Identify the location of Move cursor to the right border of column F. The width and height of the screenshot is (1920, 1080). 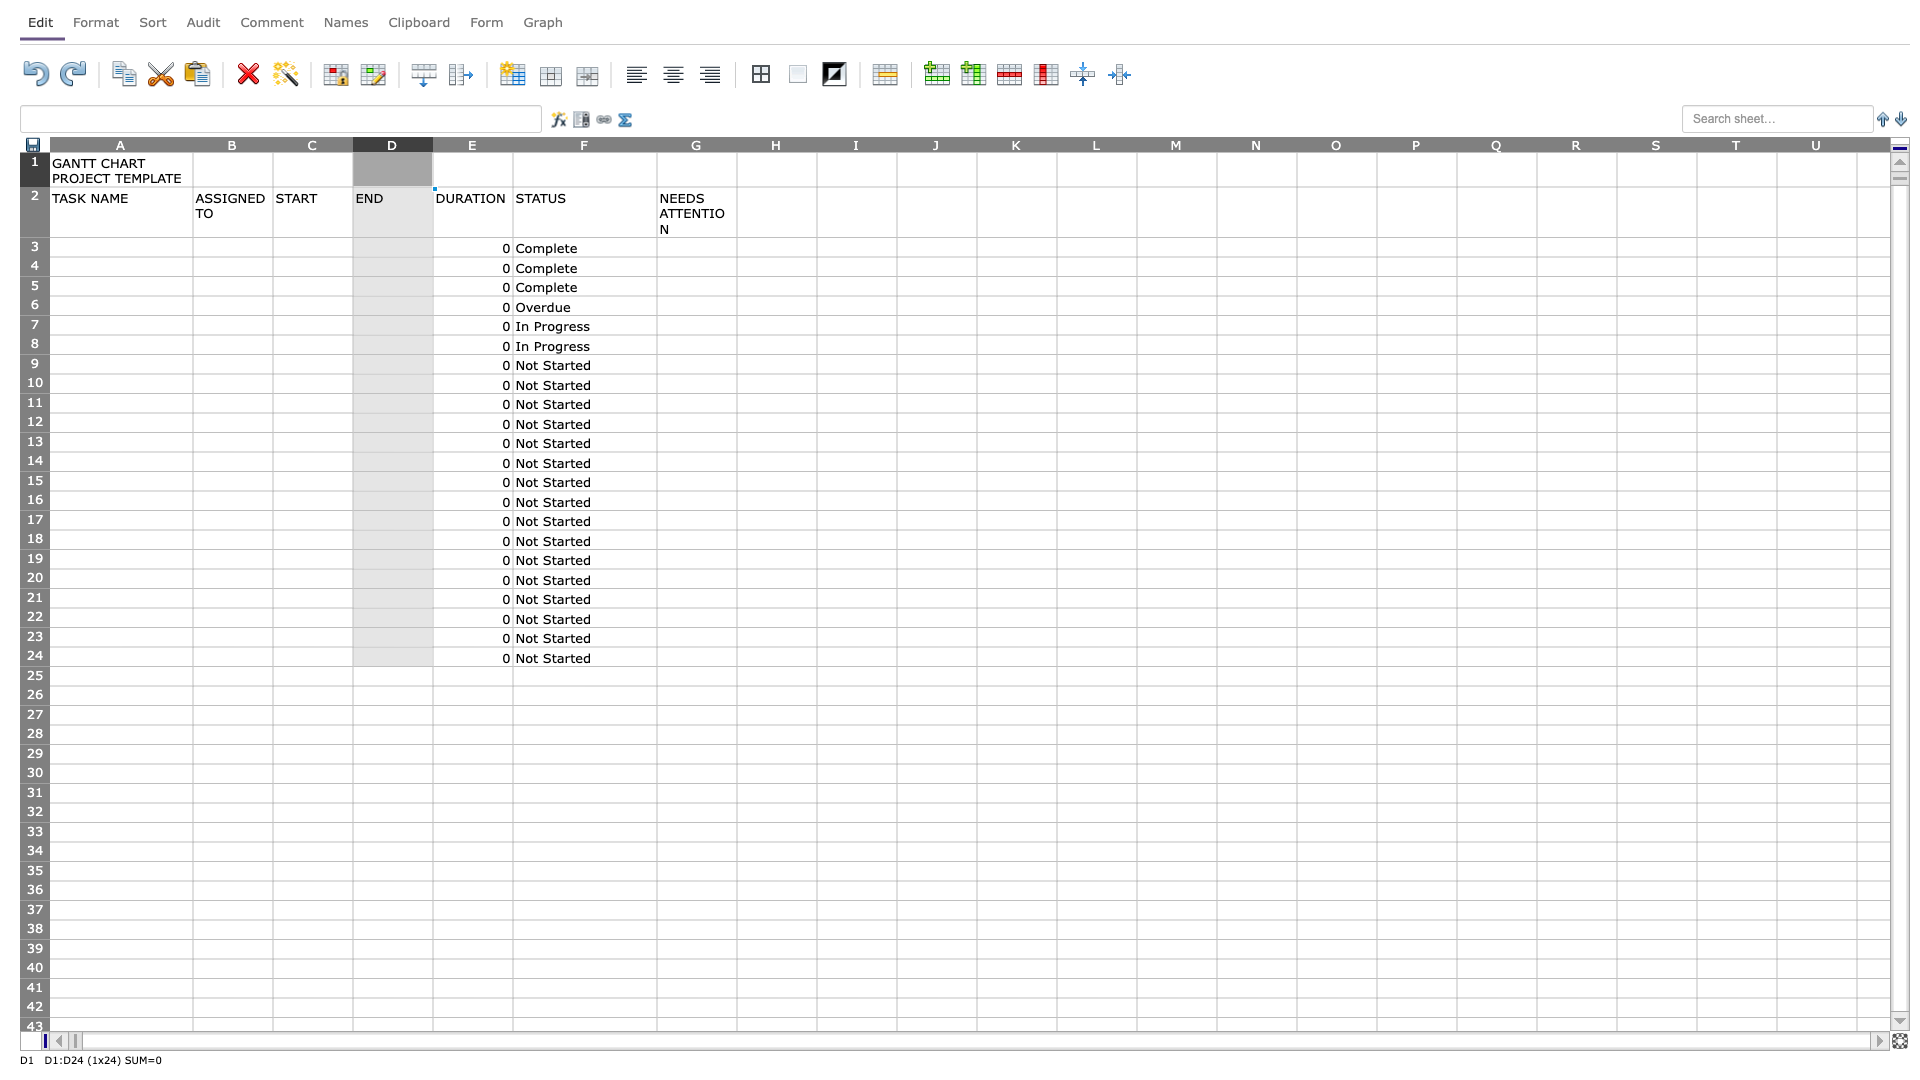
(657, 143).